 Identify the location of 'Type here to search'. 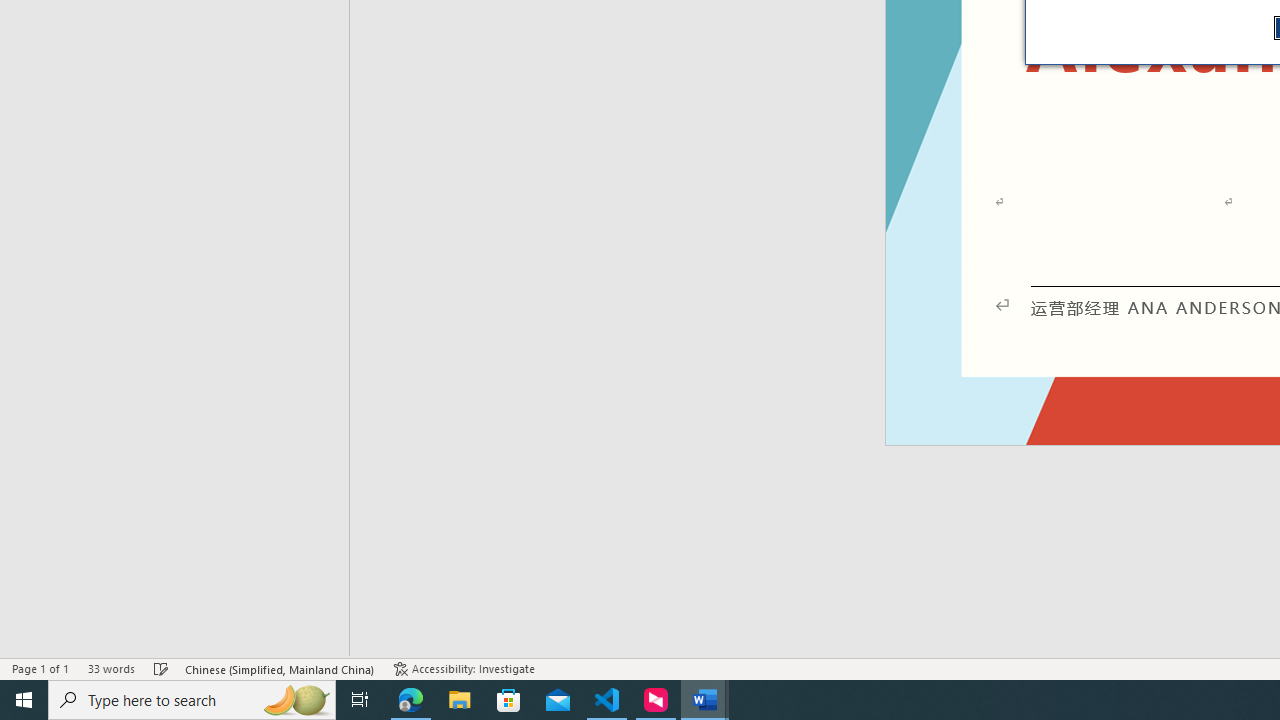
(192, 698).